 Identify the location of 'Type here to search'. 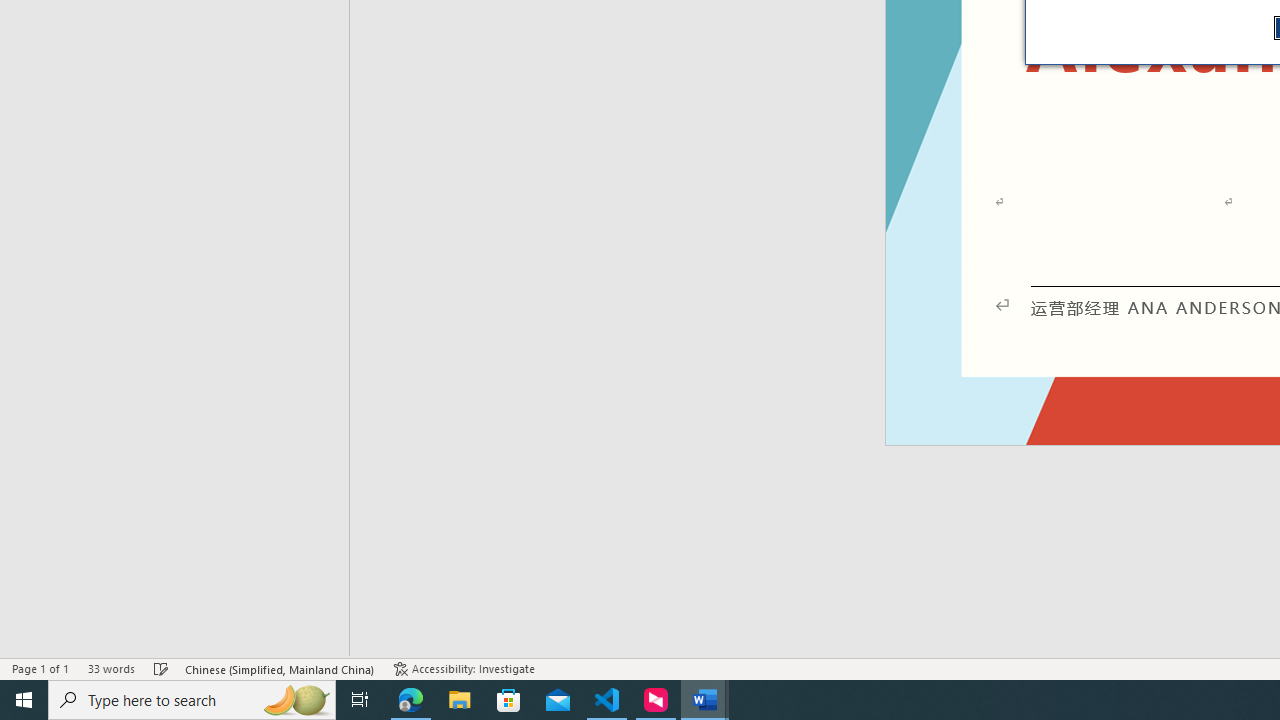
(192, 698).